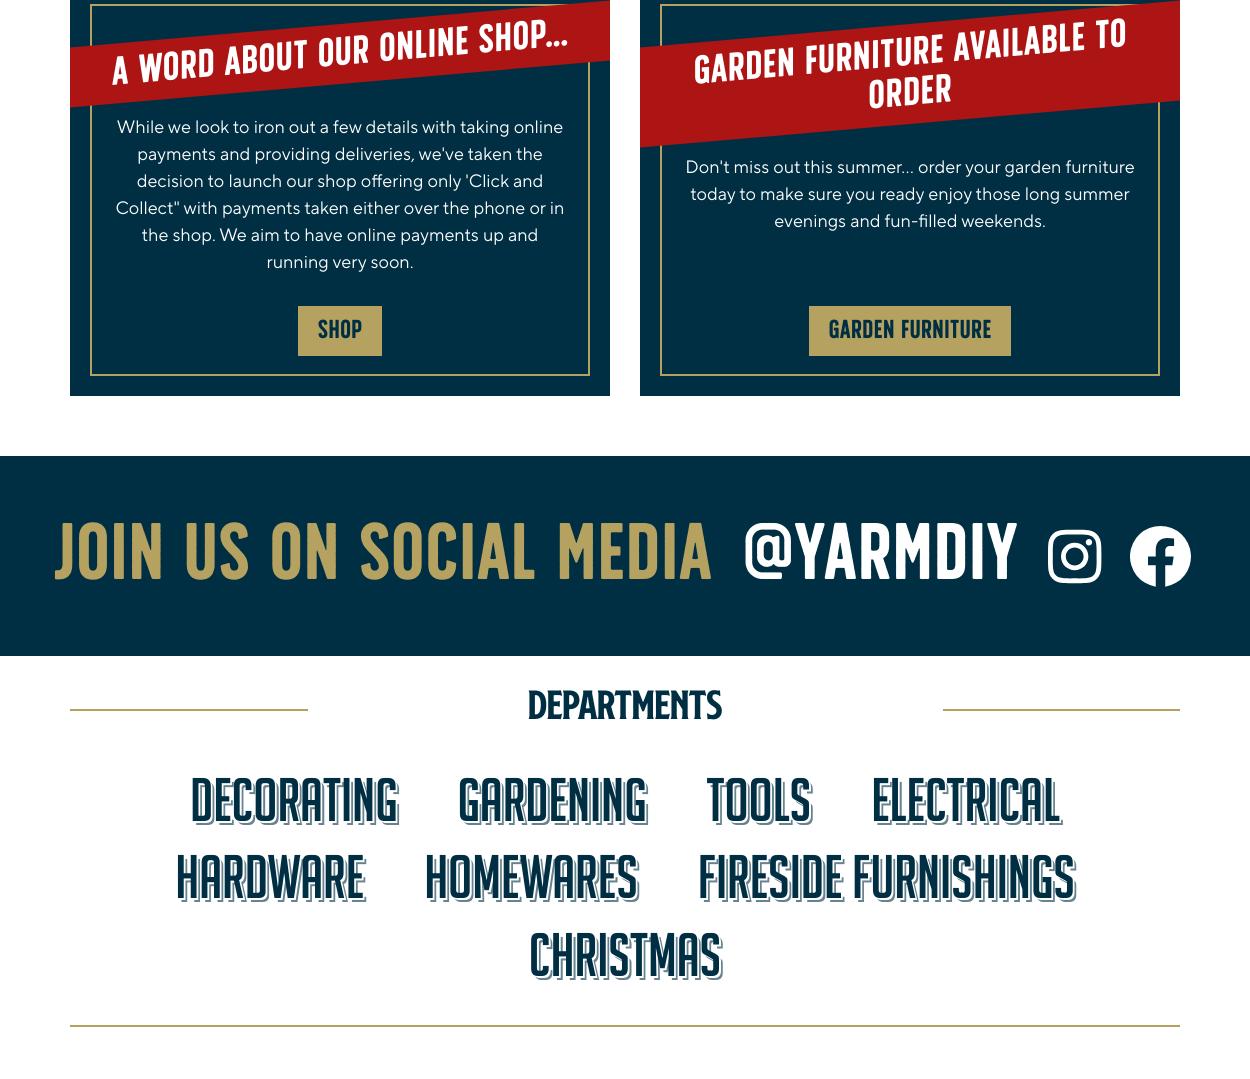  I want to click on 'Electrical', so click(964, 798).